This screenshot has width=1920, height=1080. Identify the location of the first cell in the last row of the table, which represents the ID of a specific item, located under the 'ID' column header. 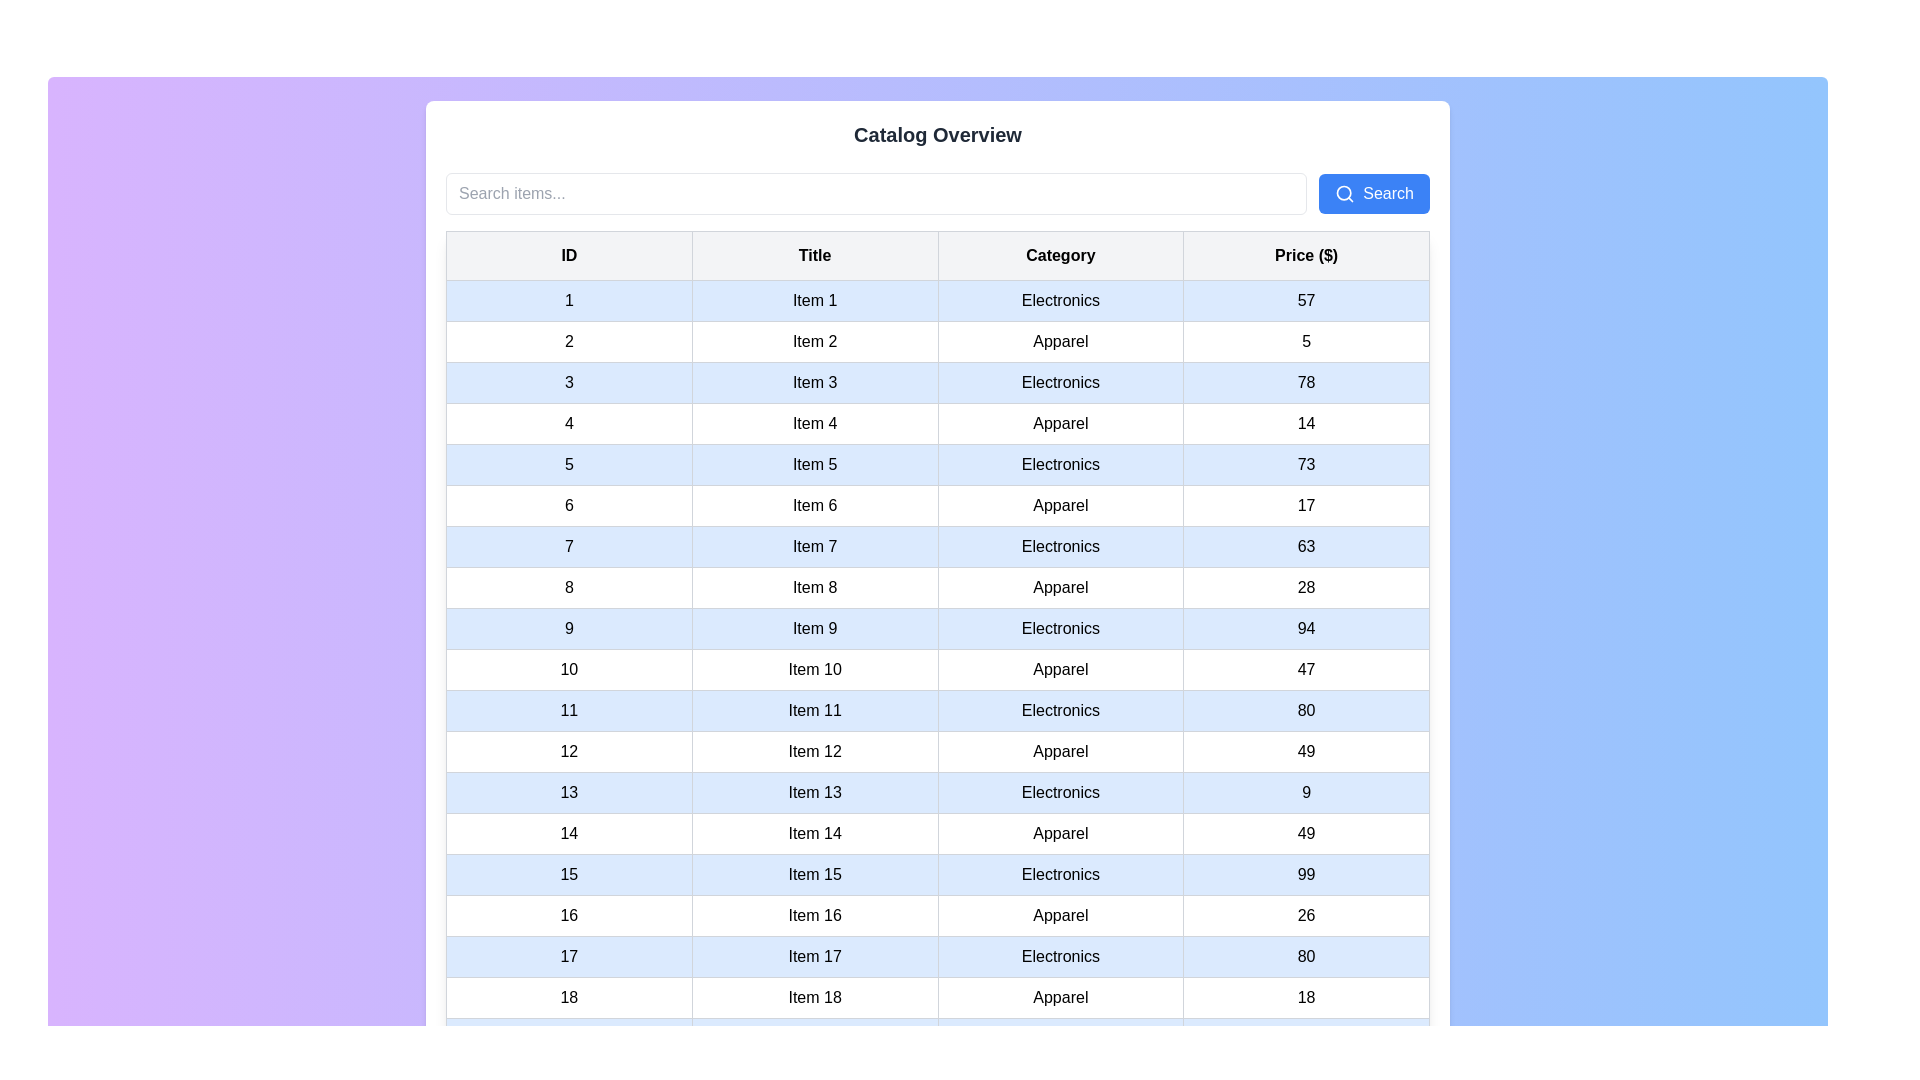
(568, 998).